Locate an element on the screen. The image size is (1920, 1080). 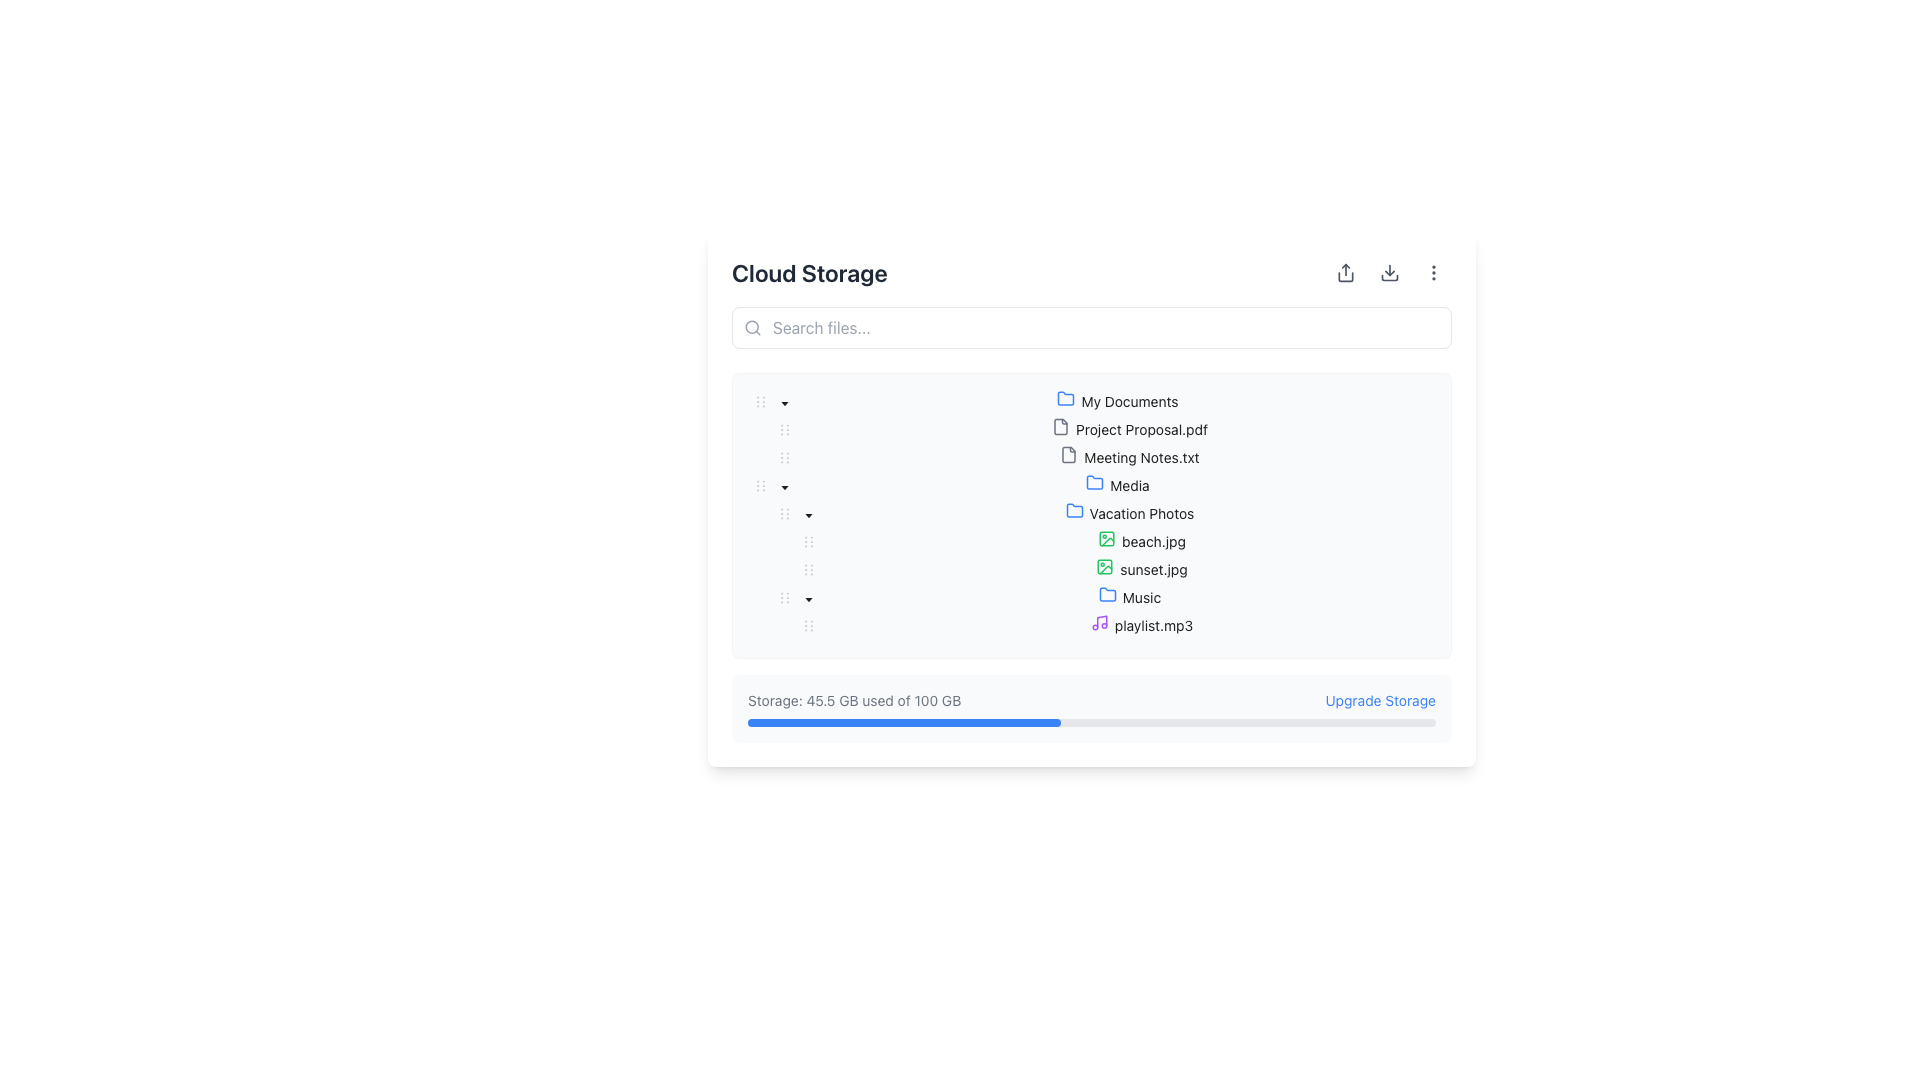
the file entry named 'beach.jpg' is located at coordinates (1090, 542).